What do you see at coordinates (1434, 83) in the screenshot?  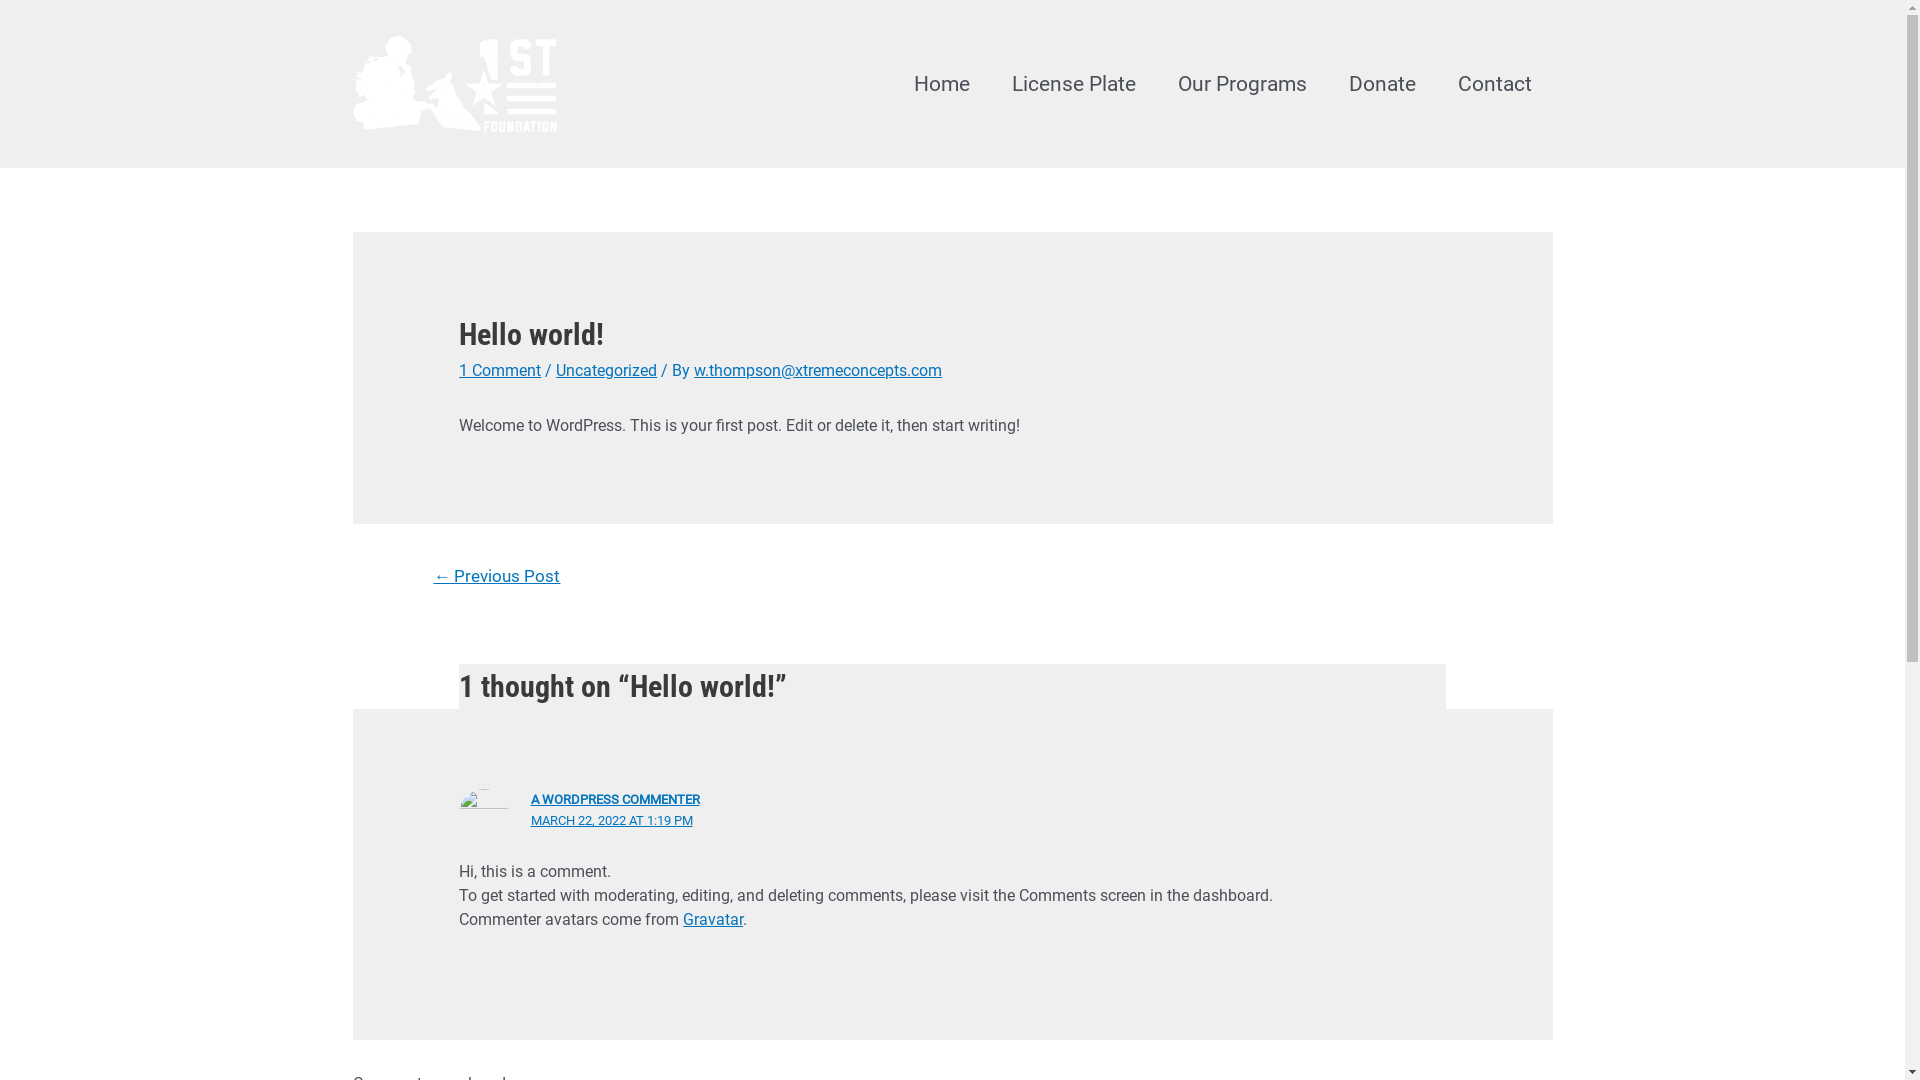 I see `'Contact'` at bounding box center [1434, 83].